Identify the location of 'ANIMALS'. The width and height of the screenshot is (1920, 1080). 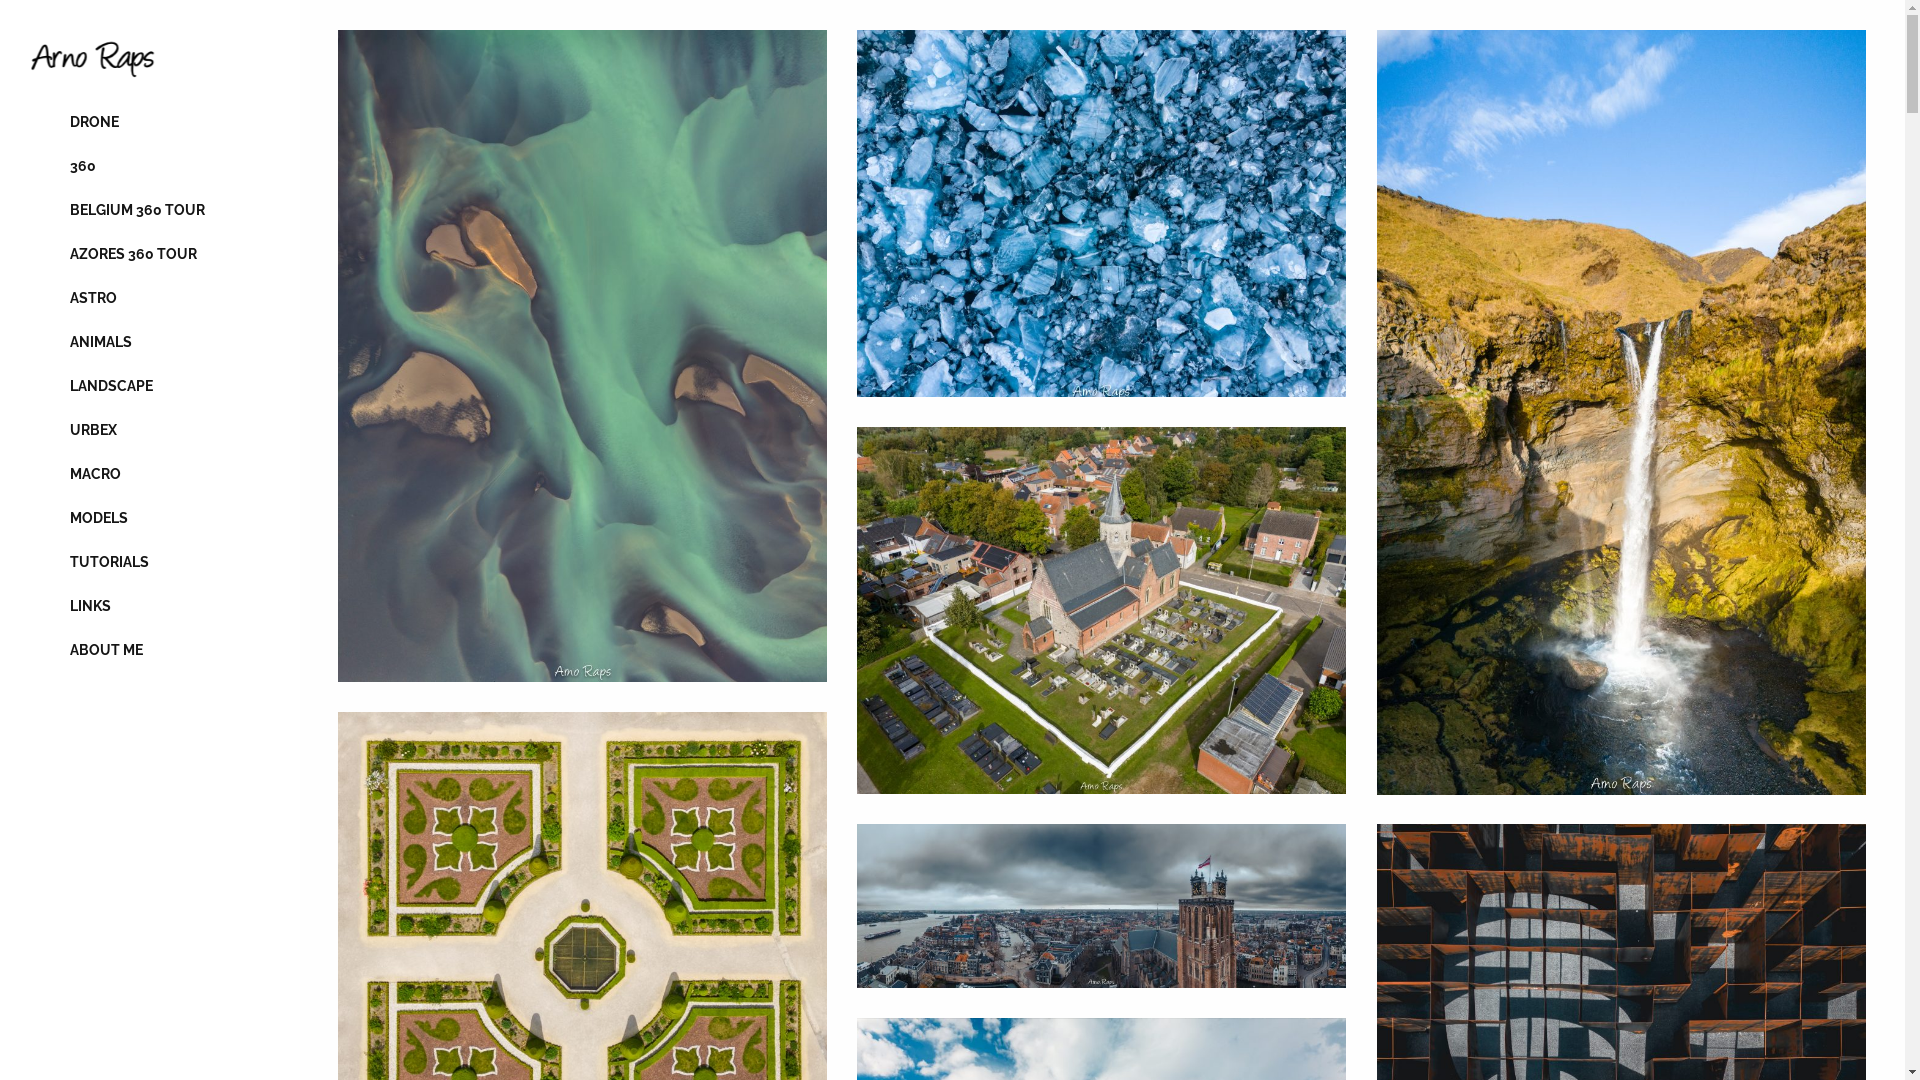
(148, 341).